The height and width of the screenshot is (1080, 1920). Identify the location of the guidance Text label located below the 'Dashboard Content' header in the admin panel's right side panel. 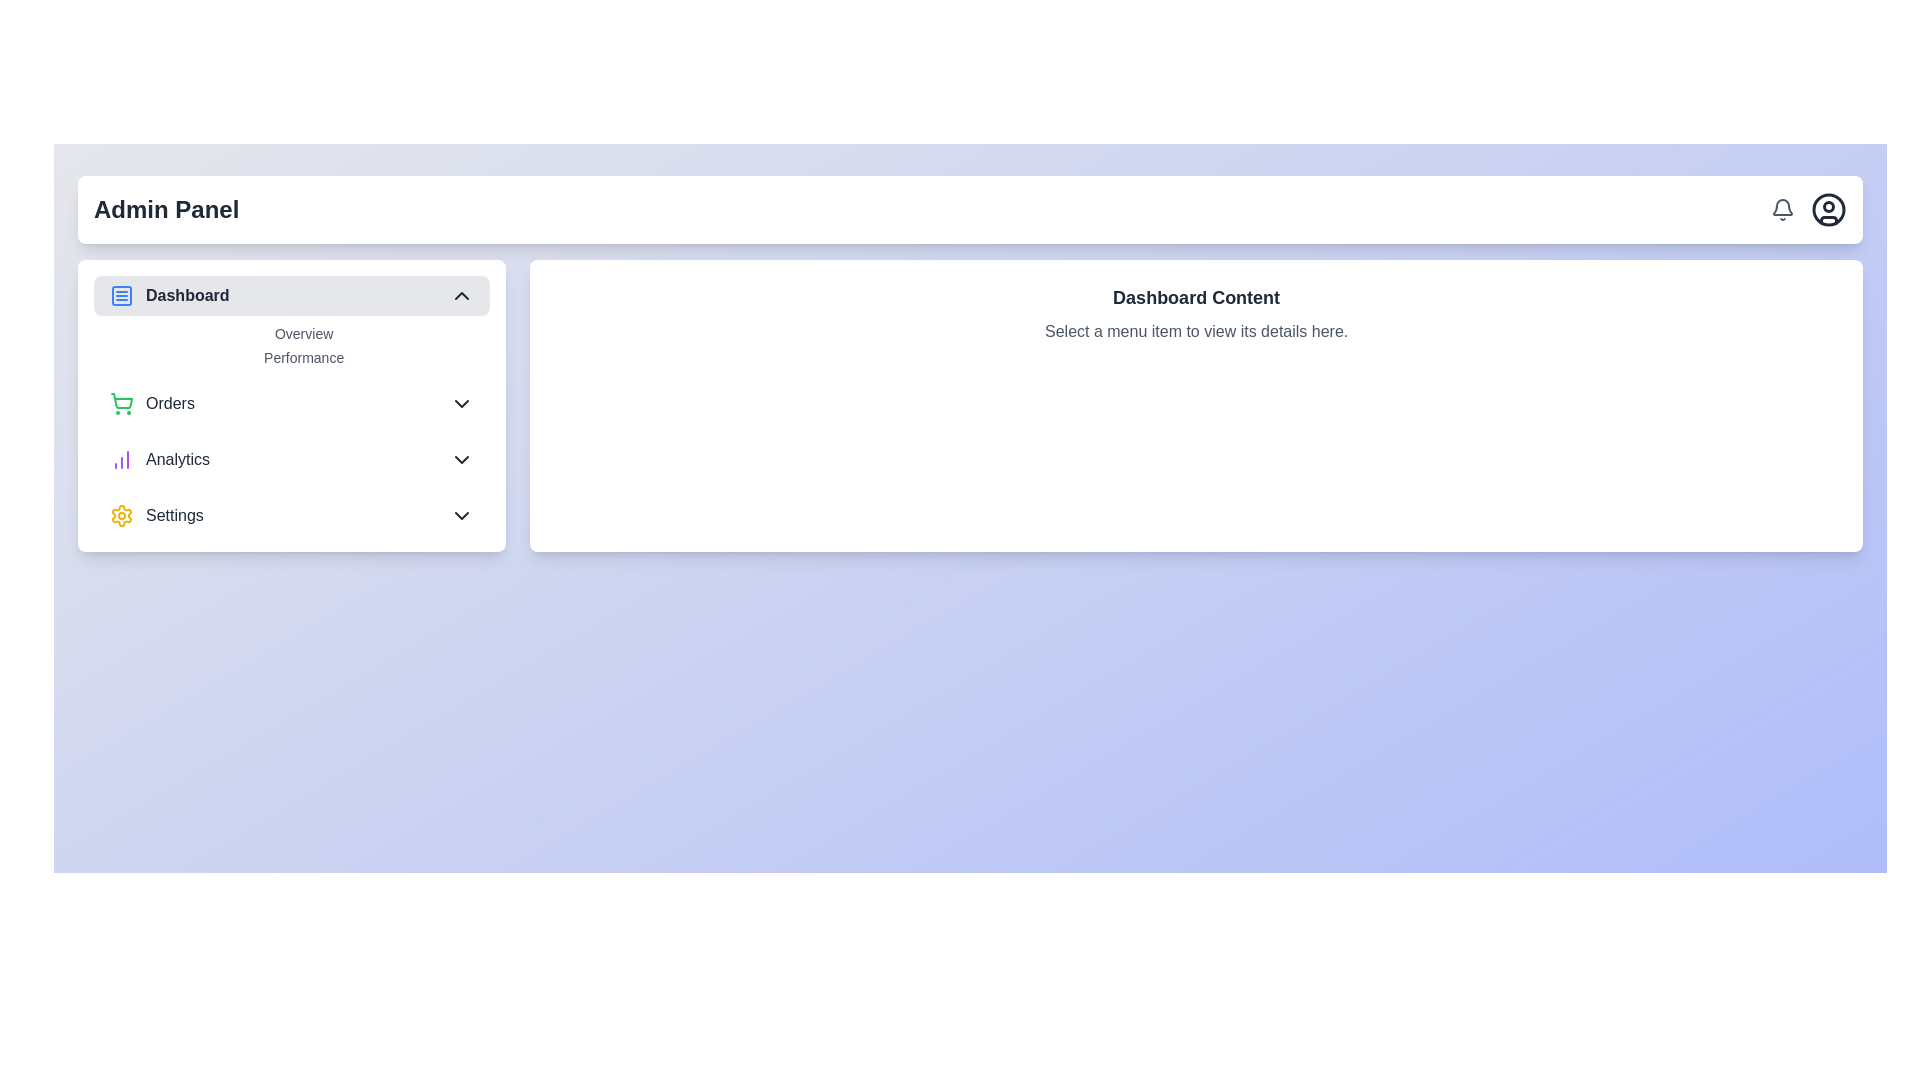
(1196, 330).